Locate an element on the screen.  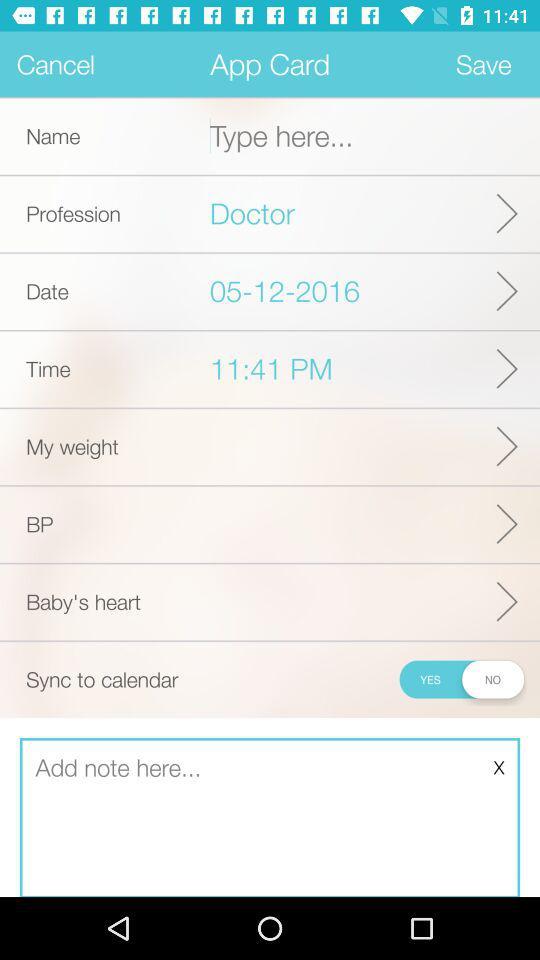
the caret right arrow which is to the right side of bp option is located at coordinates (507, 522).